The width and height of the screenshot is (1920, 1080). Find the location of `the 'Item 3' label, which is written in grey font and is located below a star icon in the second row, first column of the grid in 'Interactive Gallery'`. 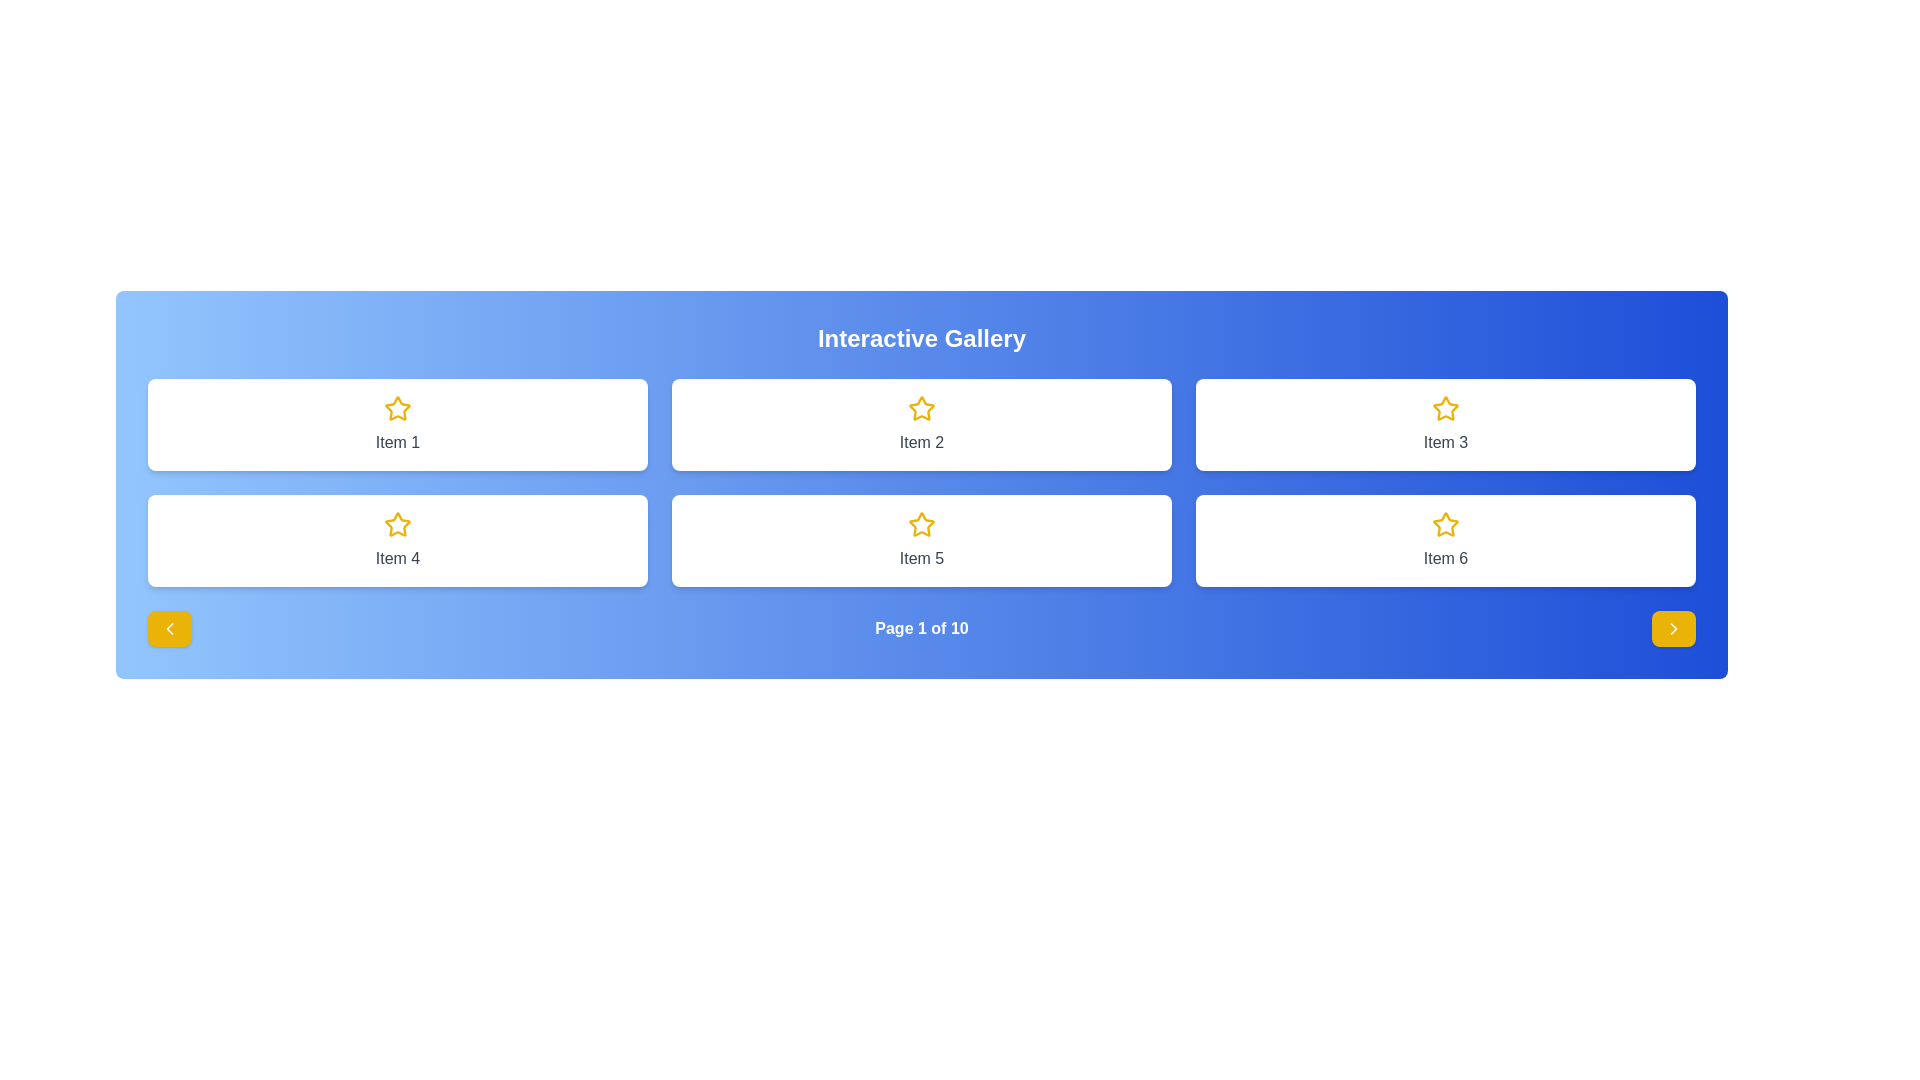

the 'Item 3' label, which is written in grey font and is located below a star icon in the second row, first column of the grid in 'Interactive Gallery' is located at coordinates (1445, 442).